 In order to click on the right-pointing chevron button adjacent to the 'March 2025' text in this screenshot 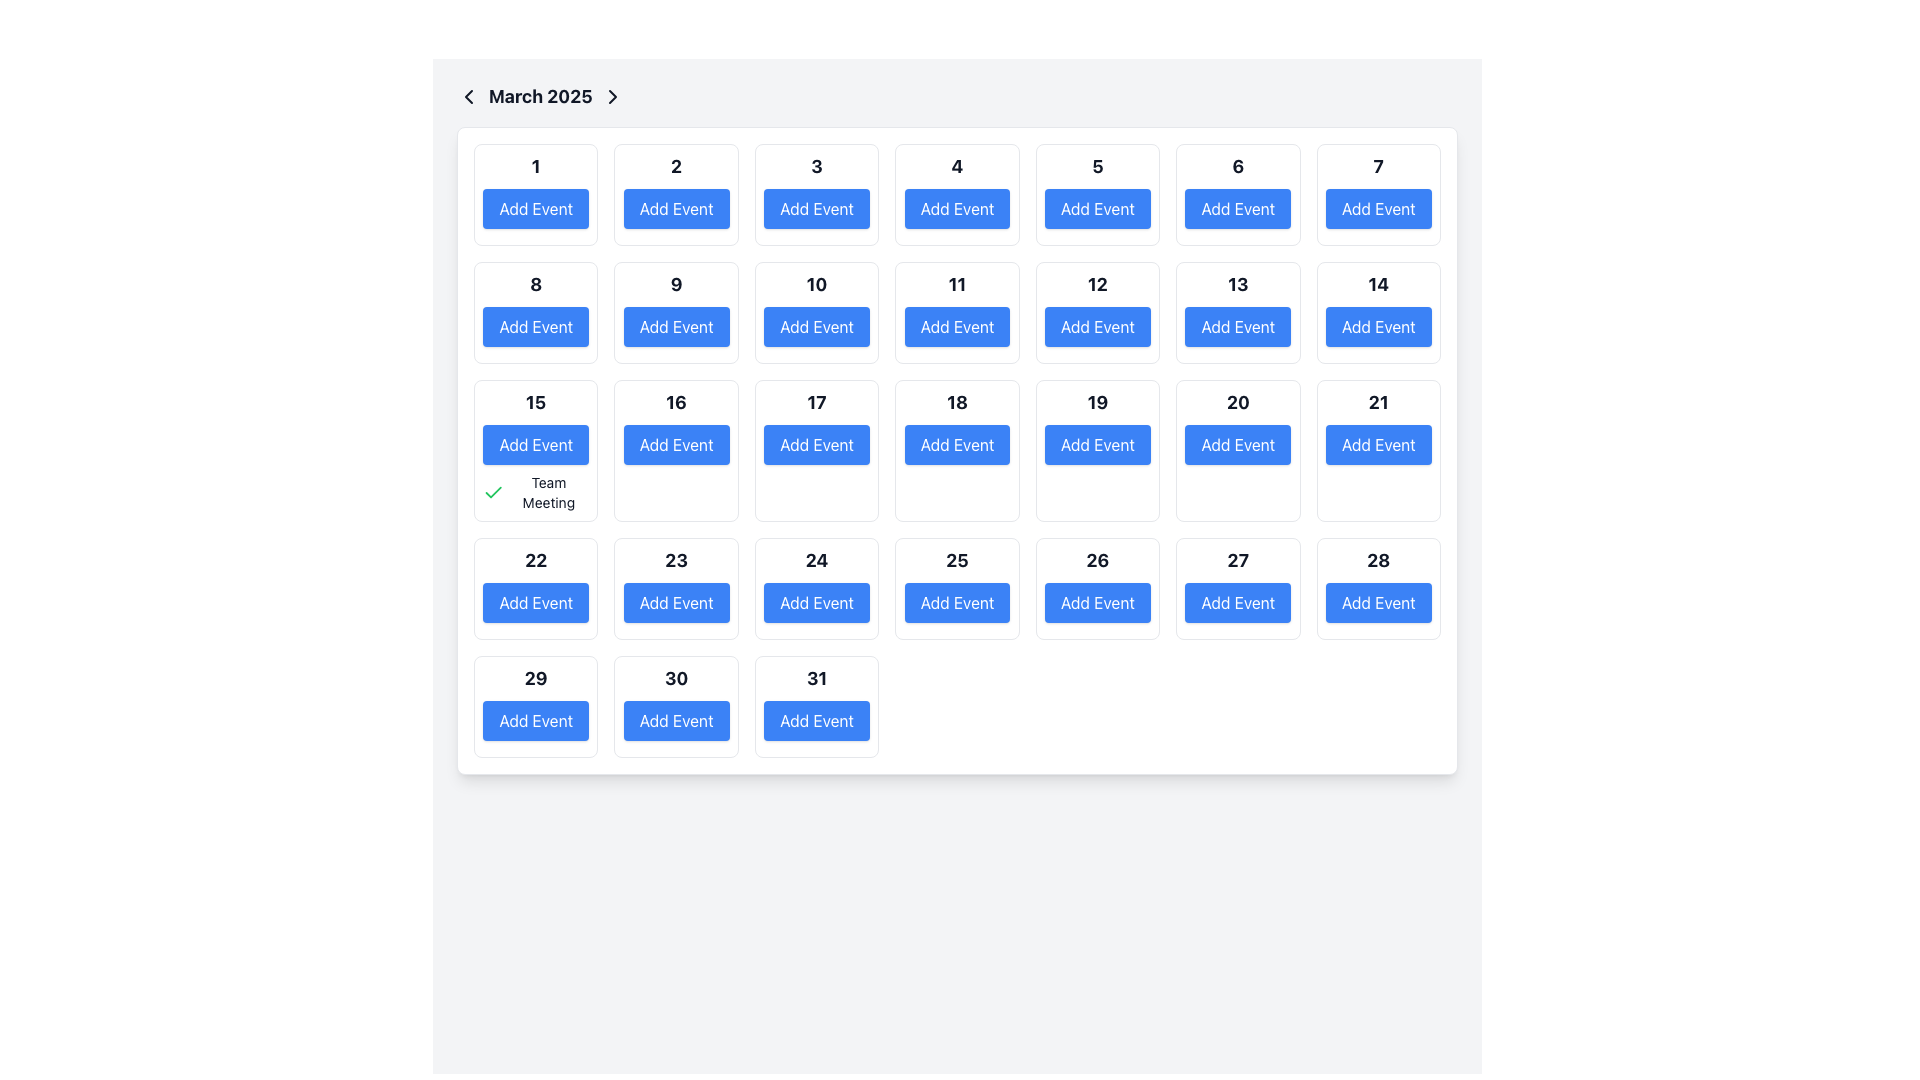, I will do `click(611, 96)`.